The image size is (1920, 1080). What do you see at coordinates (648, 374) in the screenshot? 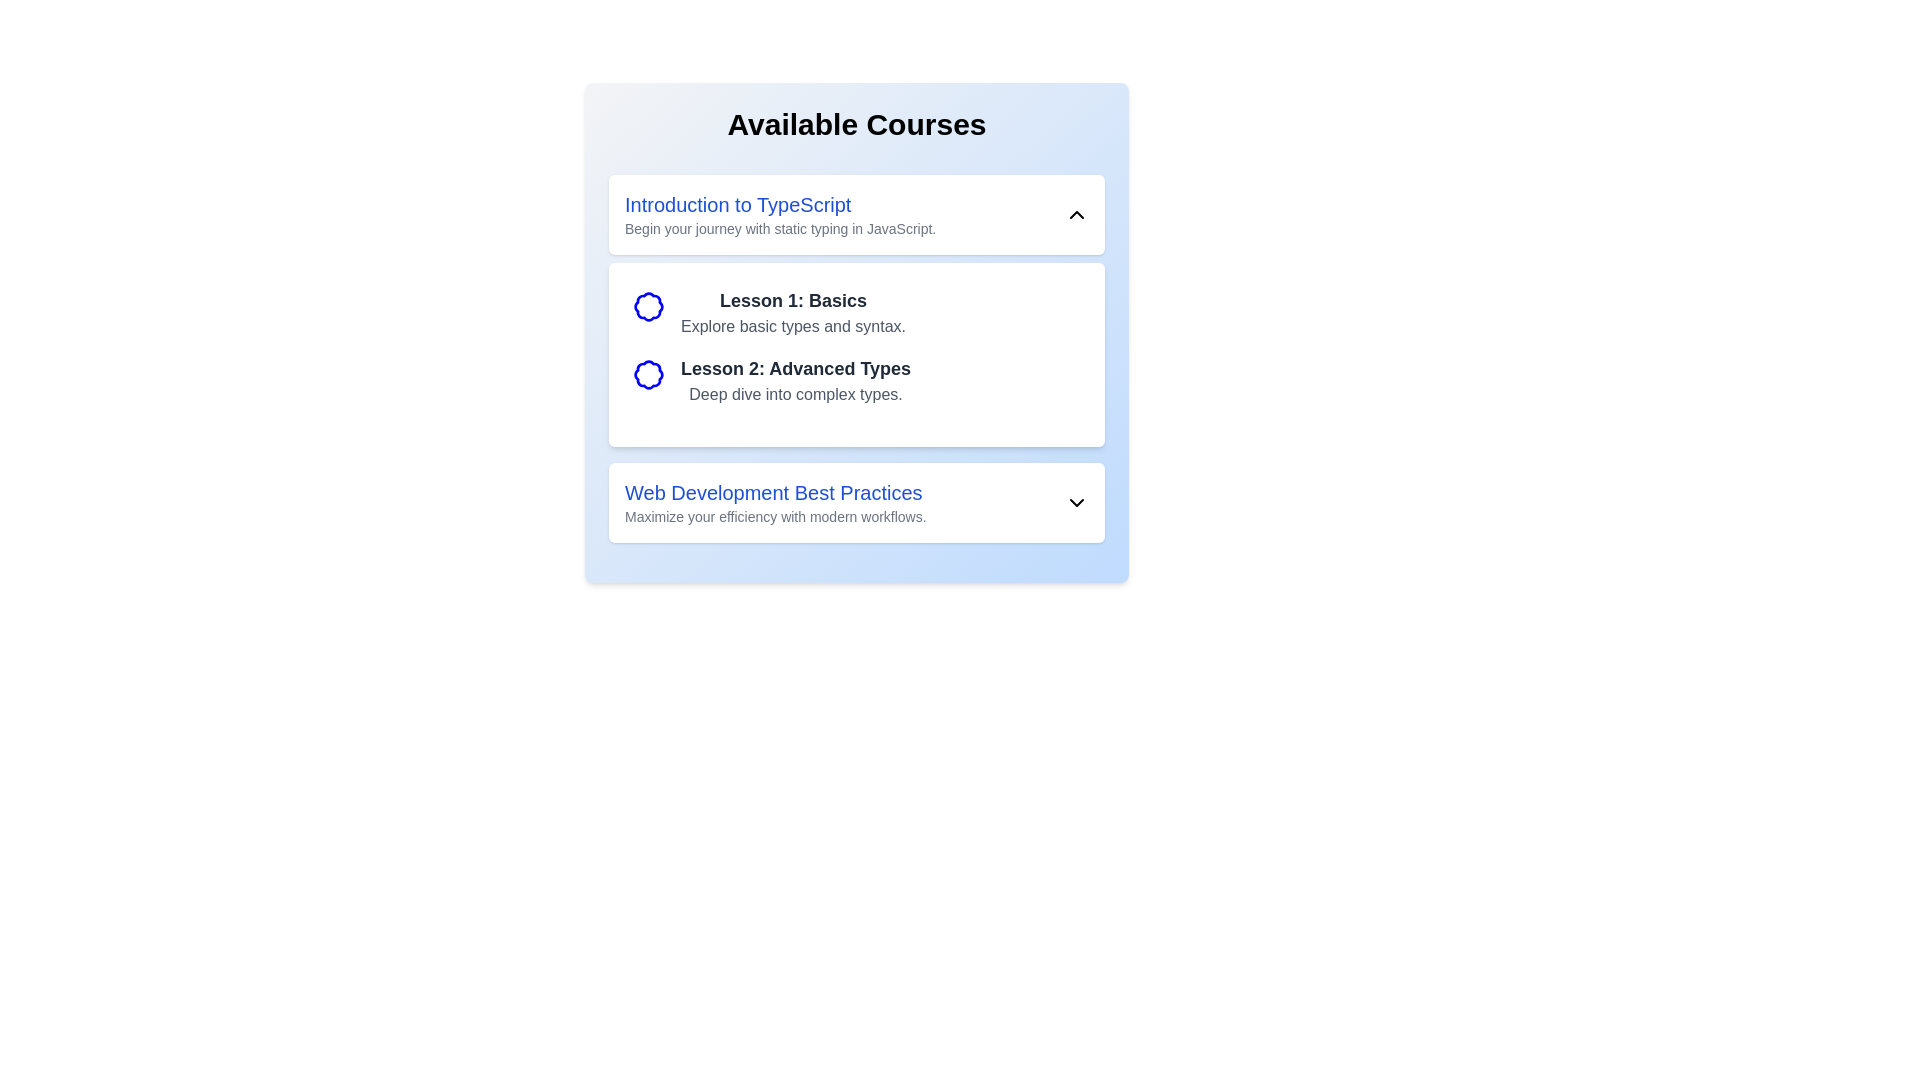
I see `the circular badge icon associated with the course 'Lesson 2: Advanced Types' located to the left of the course title in the second course card` at bounding box center [648, 374].